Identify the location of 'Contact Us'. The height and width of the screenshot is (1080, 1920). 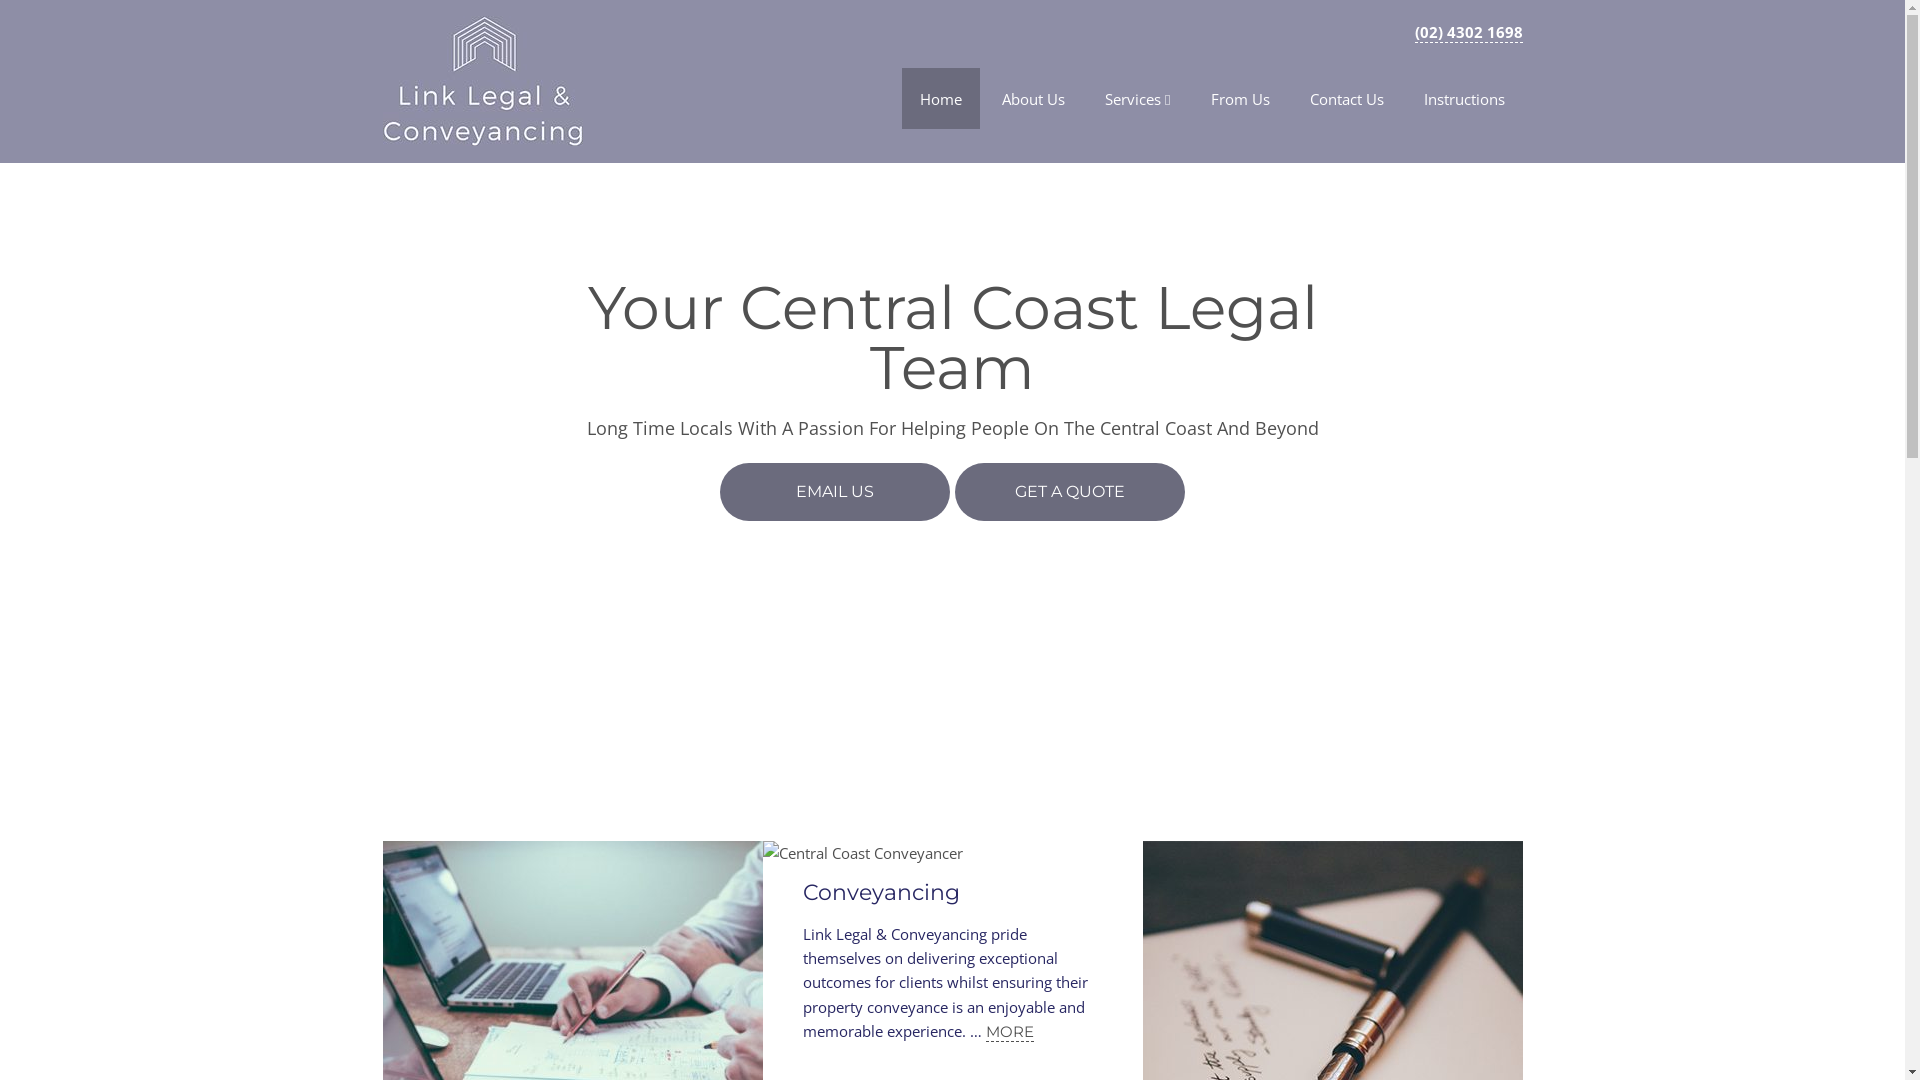
(1347, 98).